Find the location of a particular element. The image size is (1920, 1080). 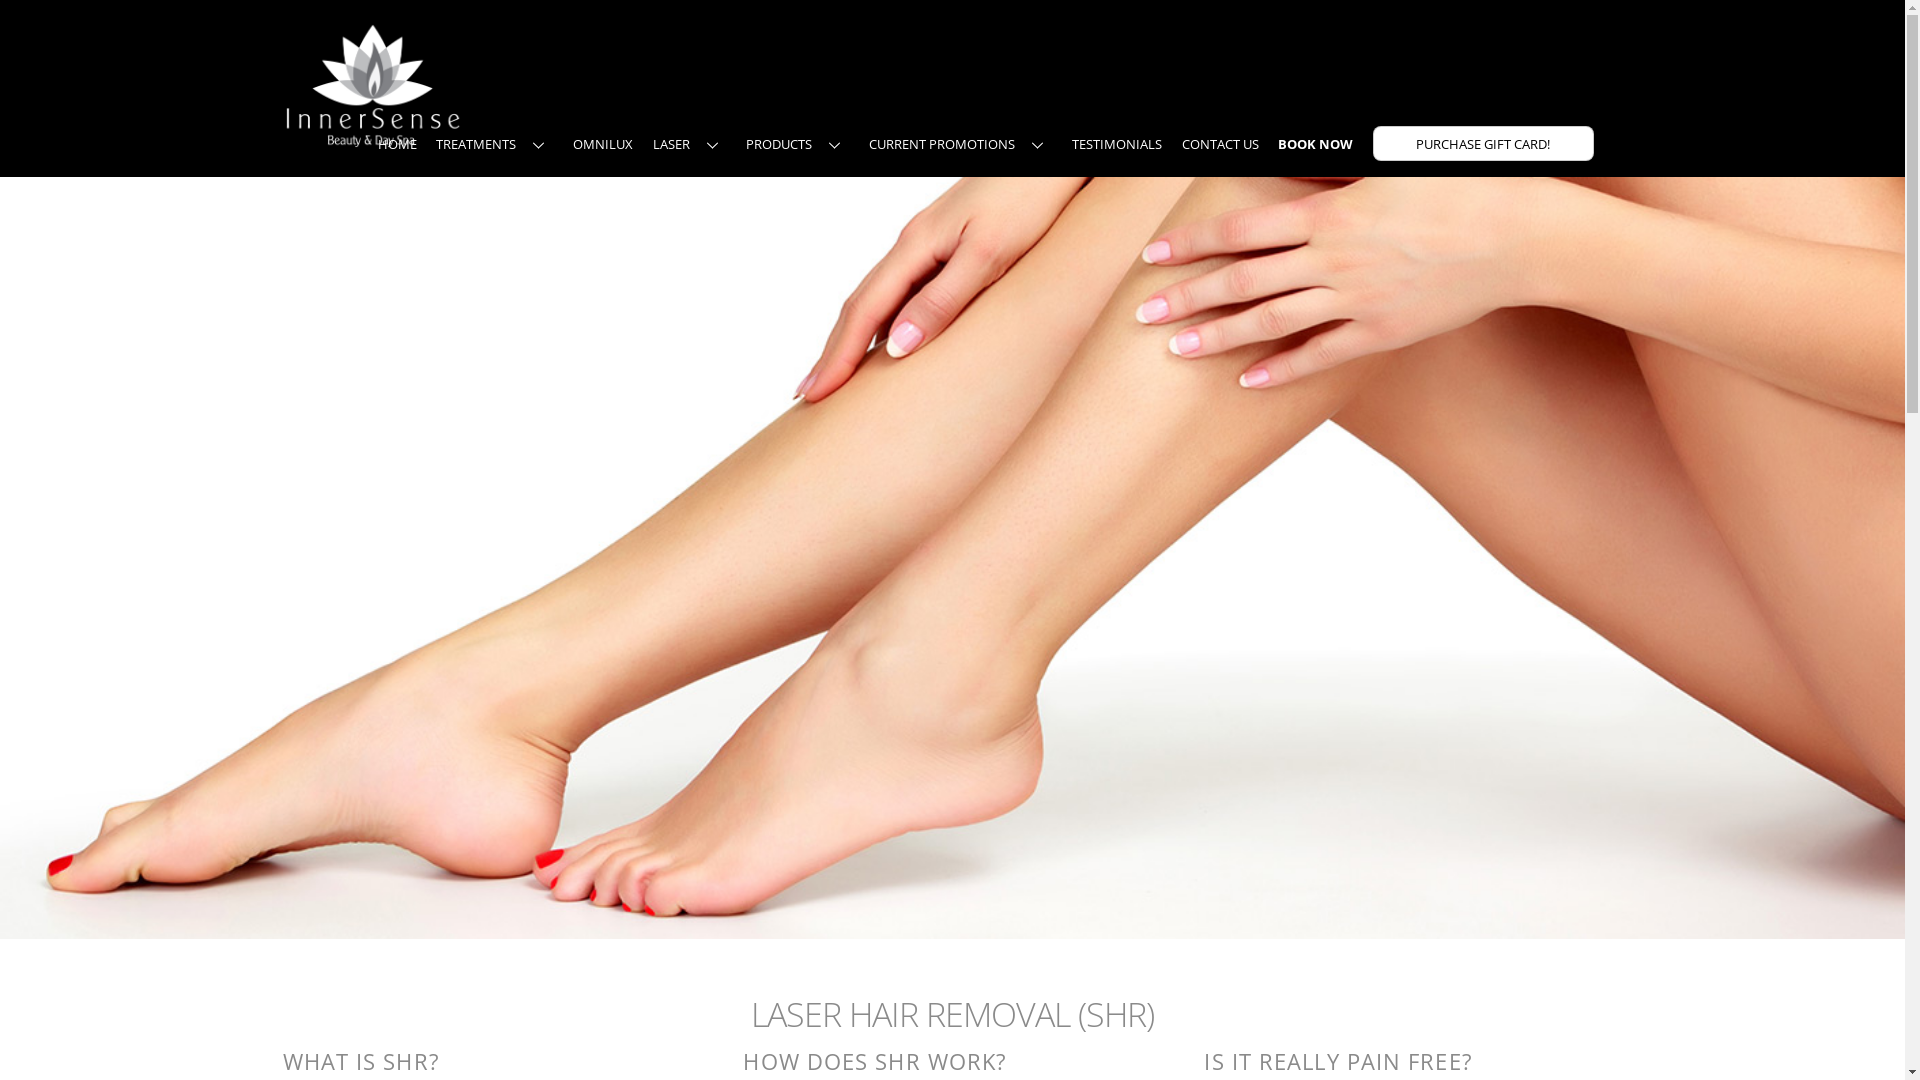

'LASER' is located at coordinates (690, 142).